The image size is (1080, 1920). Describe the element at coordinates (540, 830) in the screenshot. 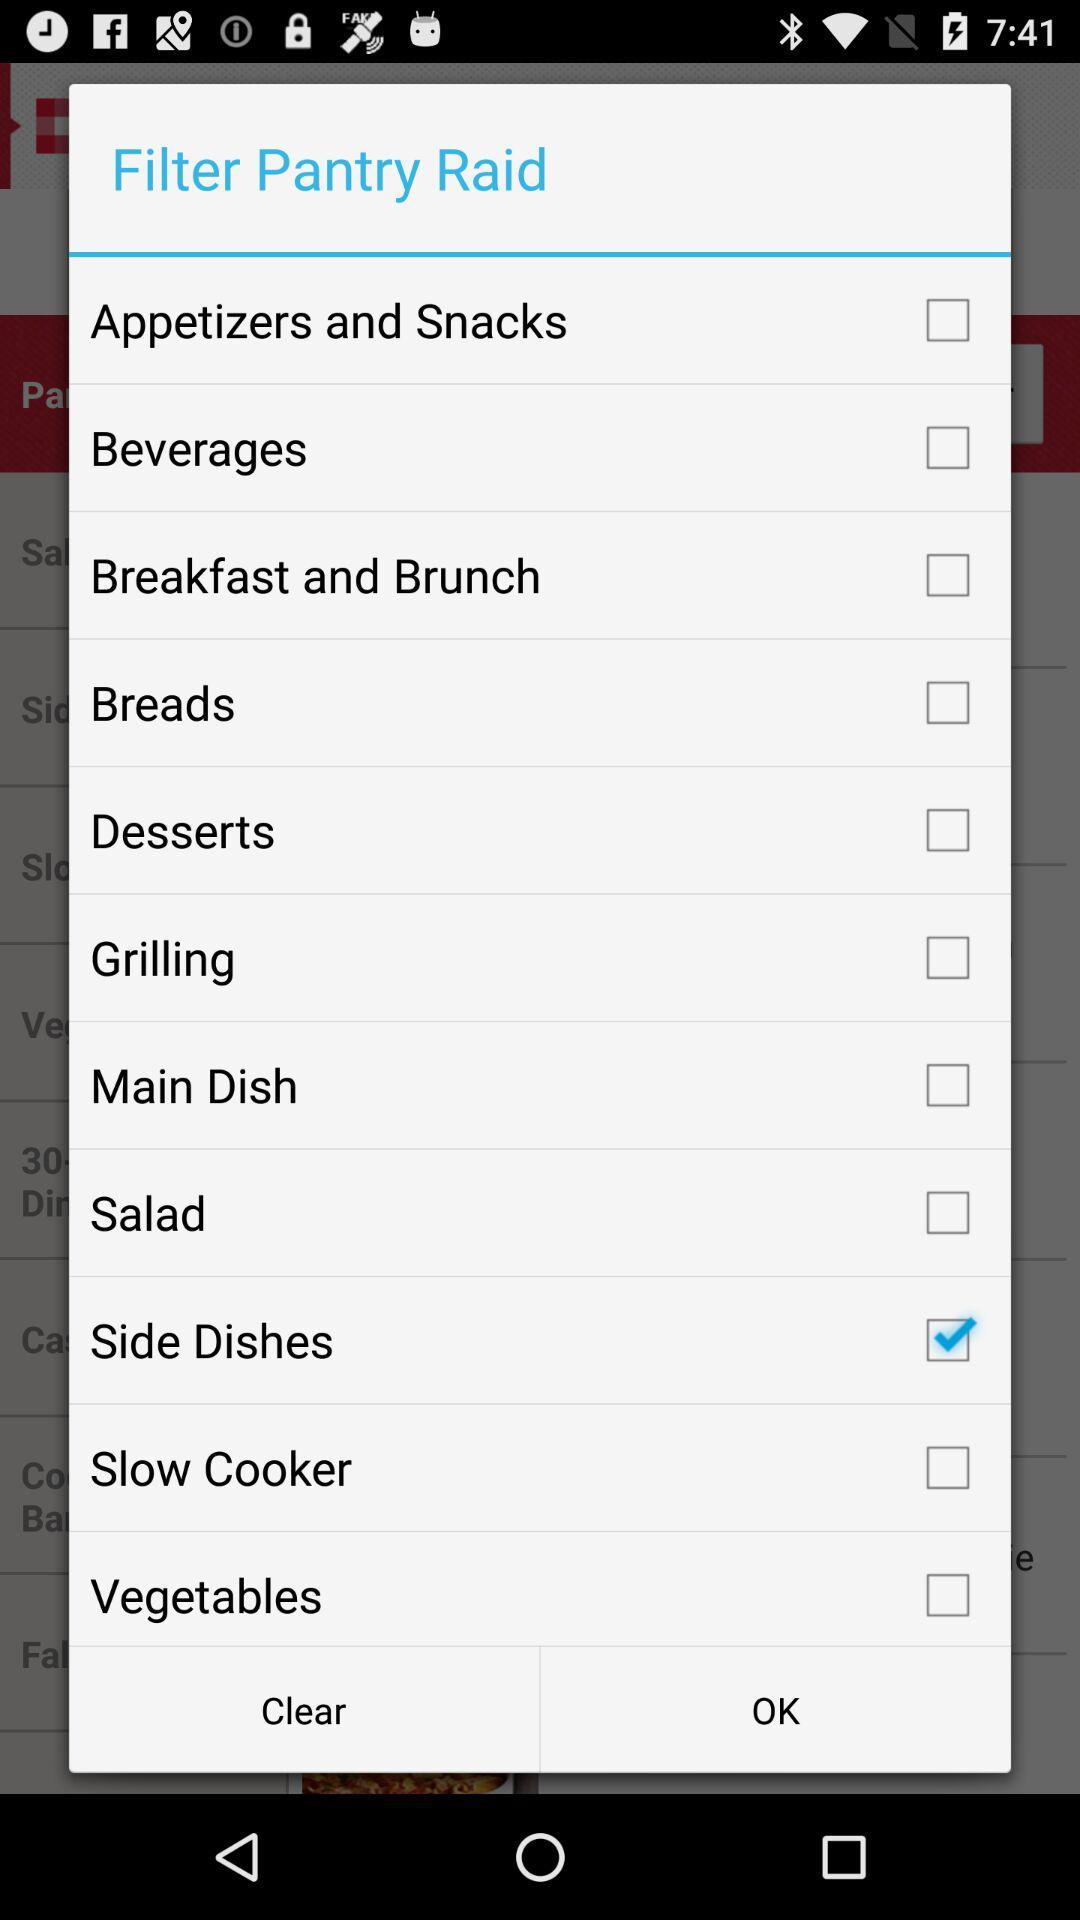

I see `desserts icon` at that location.